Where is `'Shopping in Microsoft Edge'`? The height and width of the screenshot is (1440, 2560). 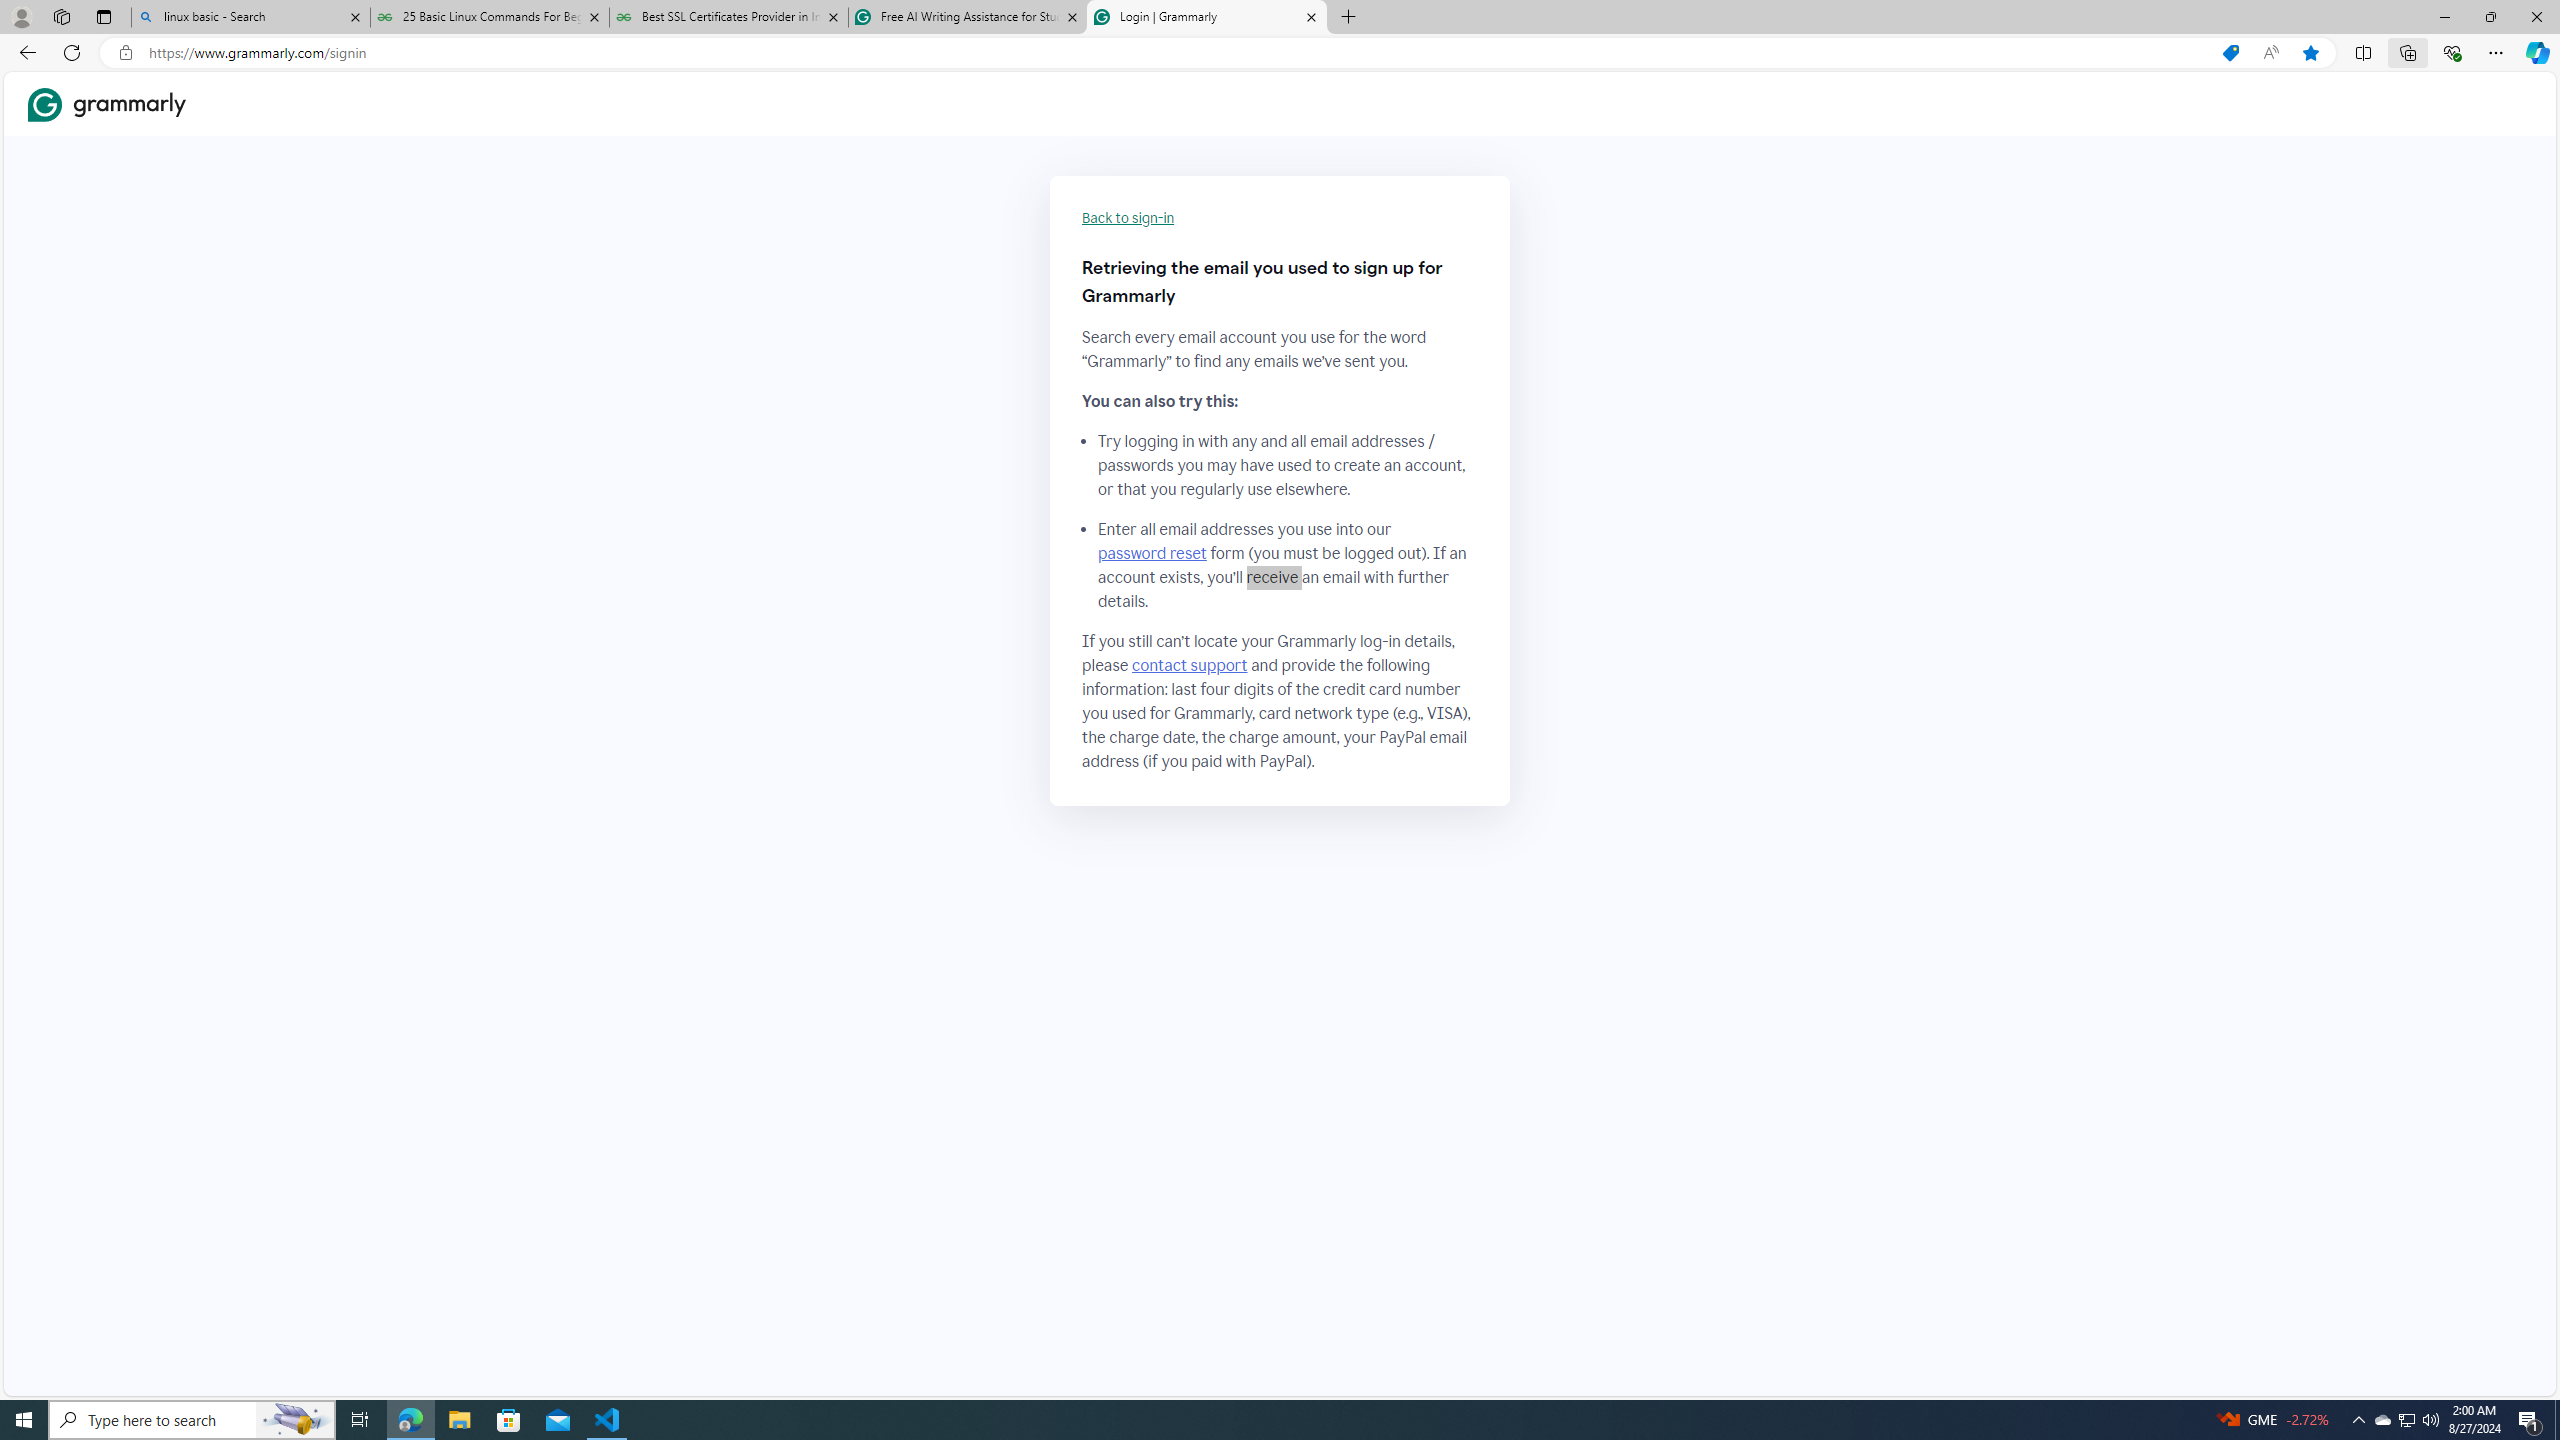
'Shopping in Microsoft Edge' is located at coordinates (2230, 53).